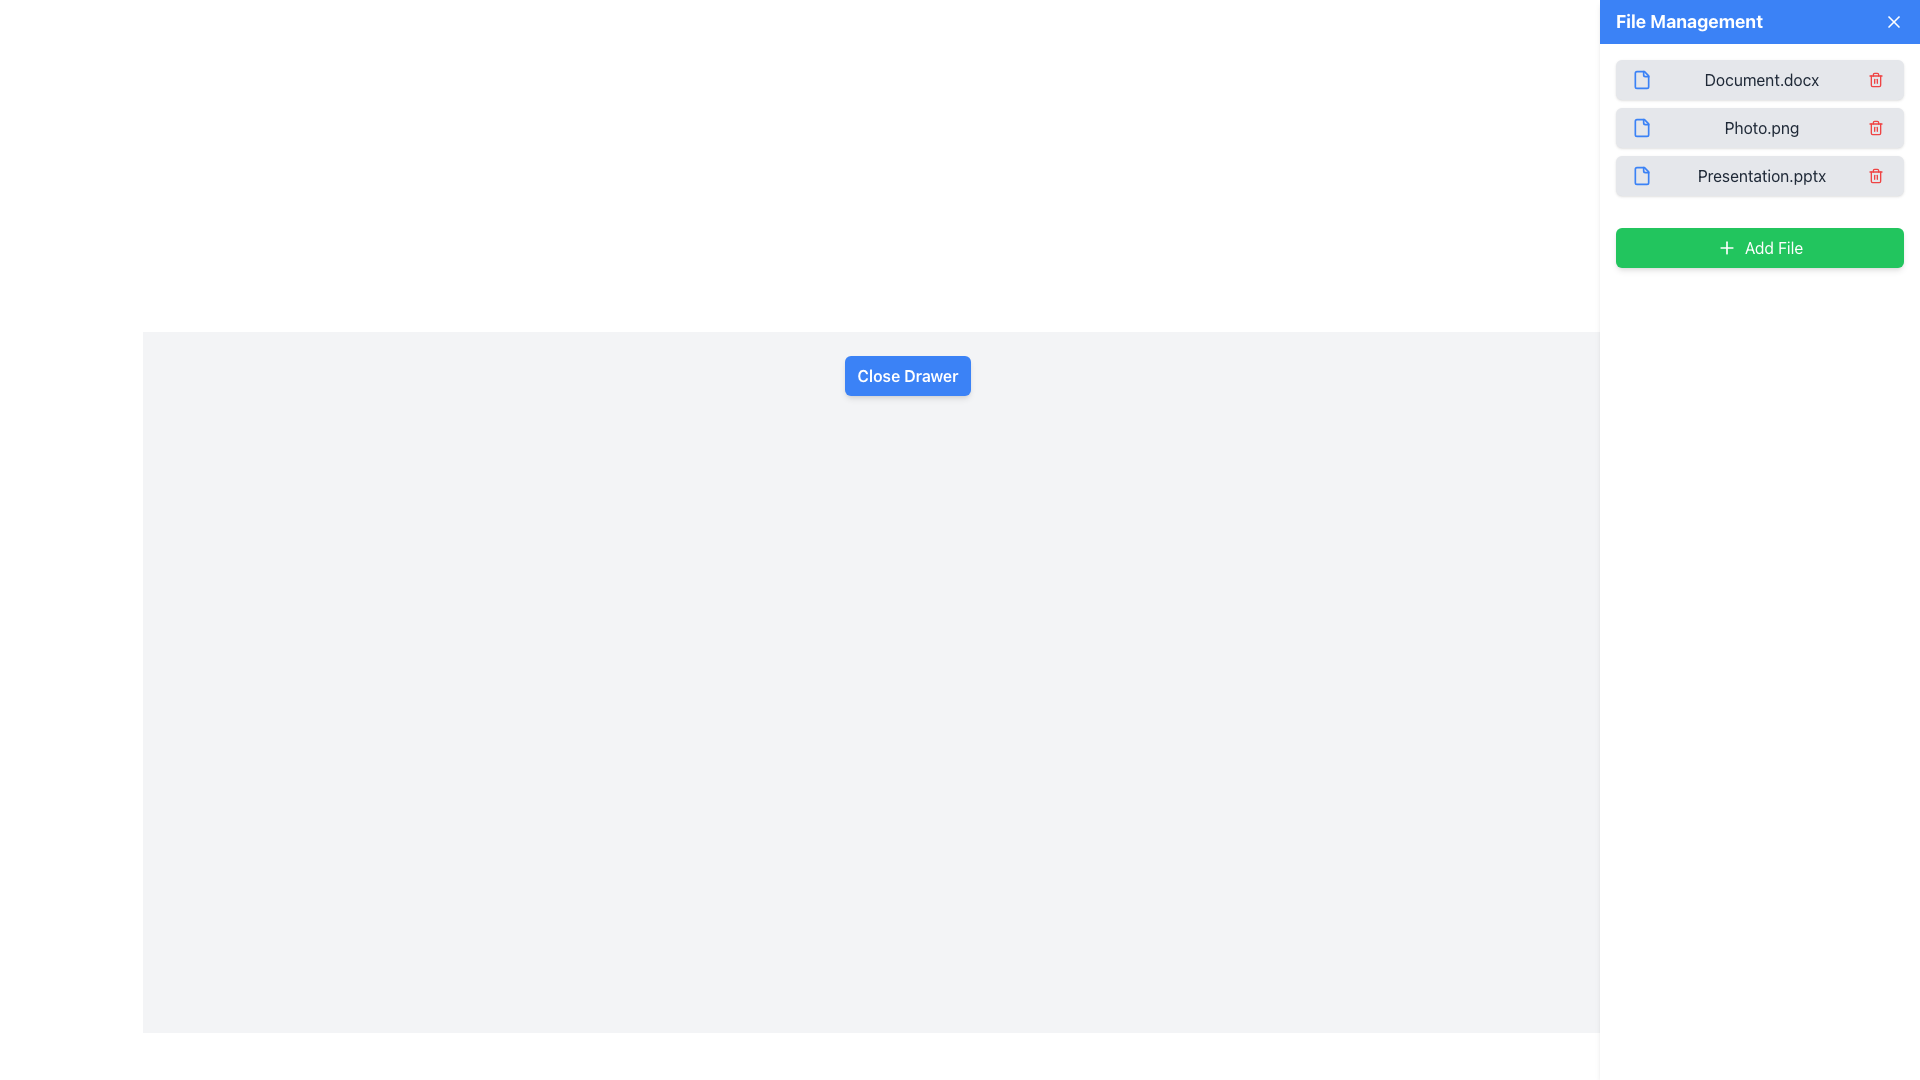 The width and height of the screenshot is (1920, 1080). Describe the element at coordinates (1893, 22) in the screenshot. I see `the 'X' icon button located at the top-right corner of the 'File Management' header` at that location.